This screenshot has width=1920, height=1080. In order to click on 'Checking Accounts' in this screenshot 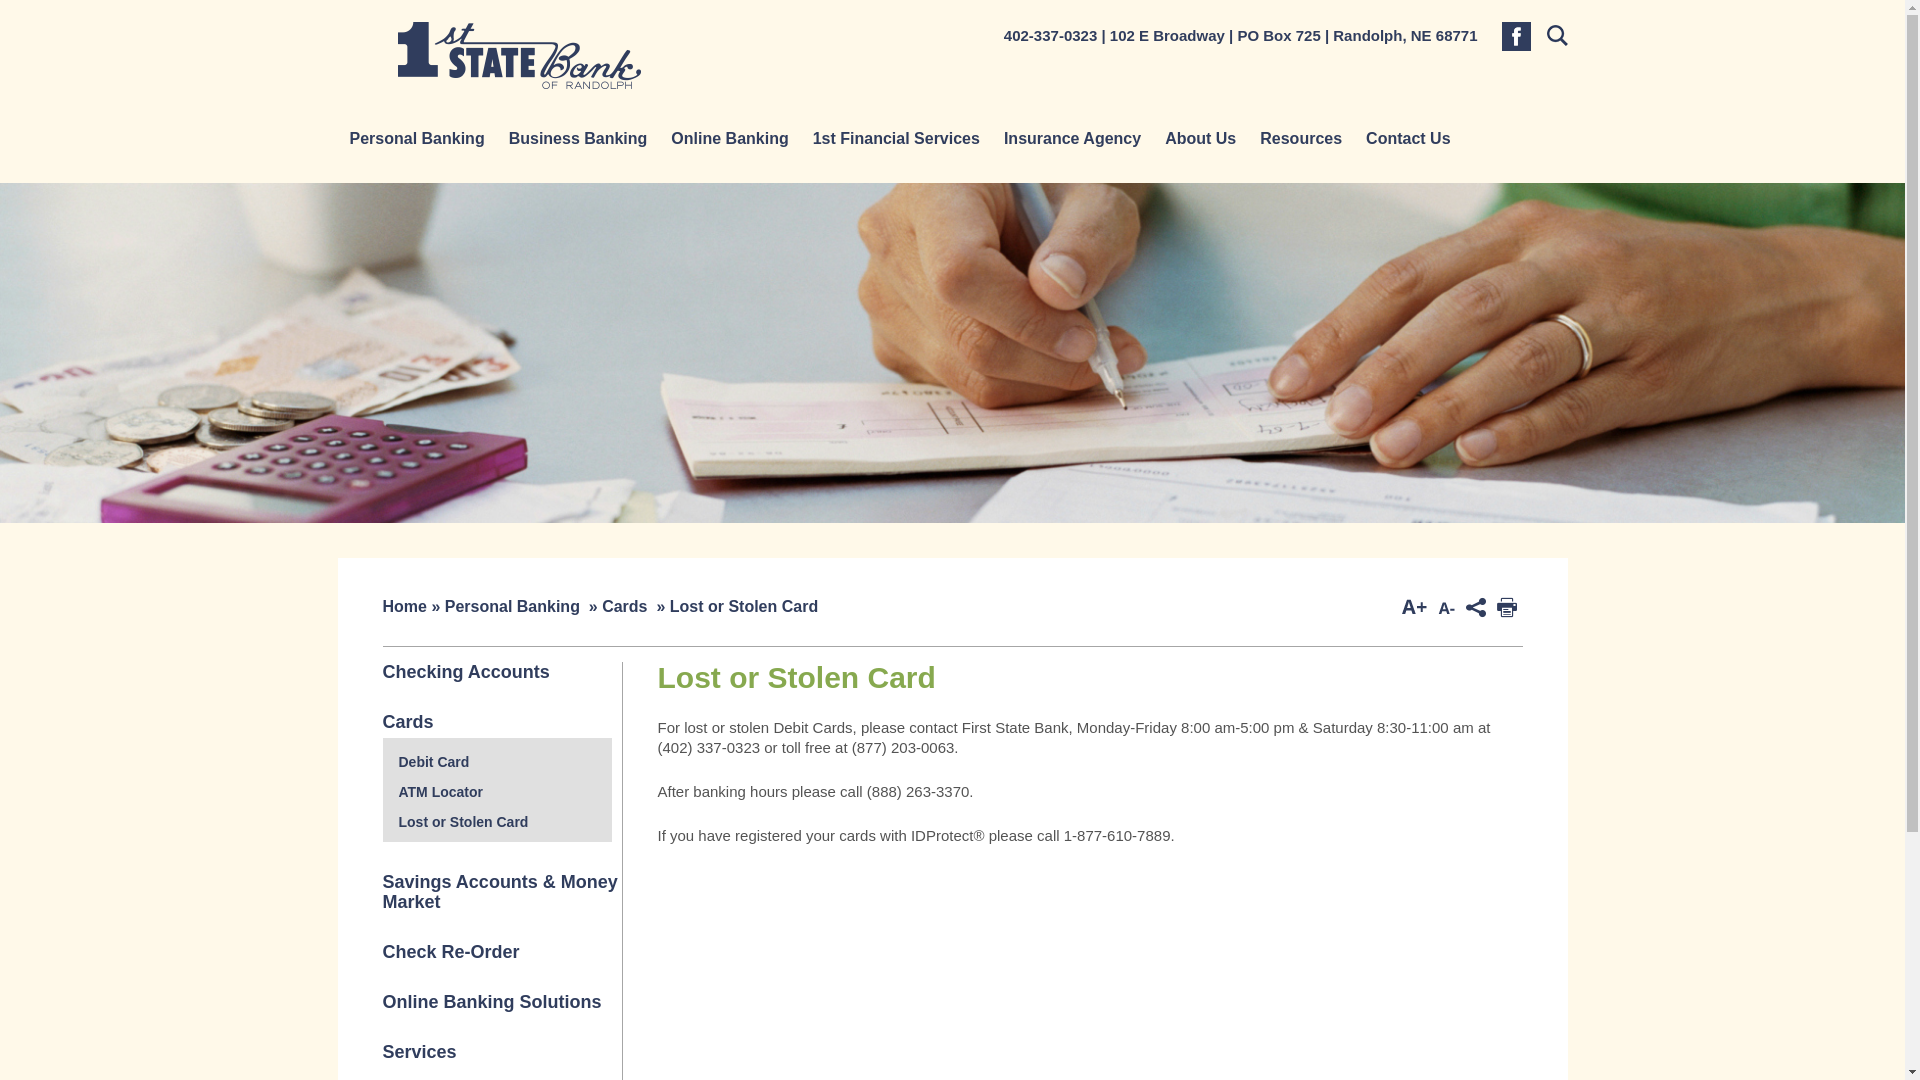, I will do `click(464, 671)`.